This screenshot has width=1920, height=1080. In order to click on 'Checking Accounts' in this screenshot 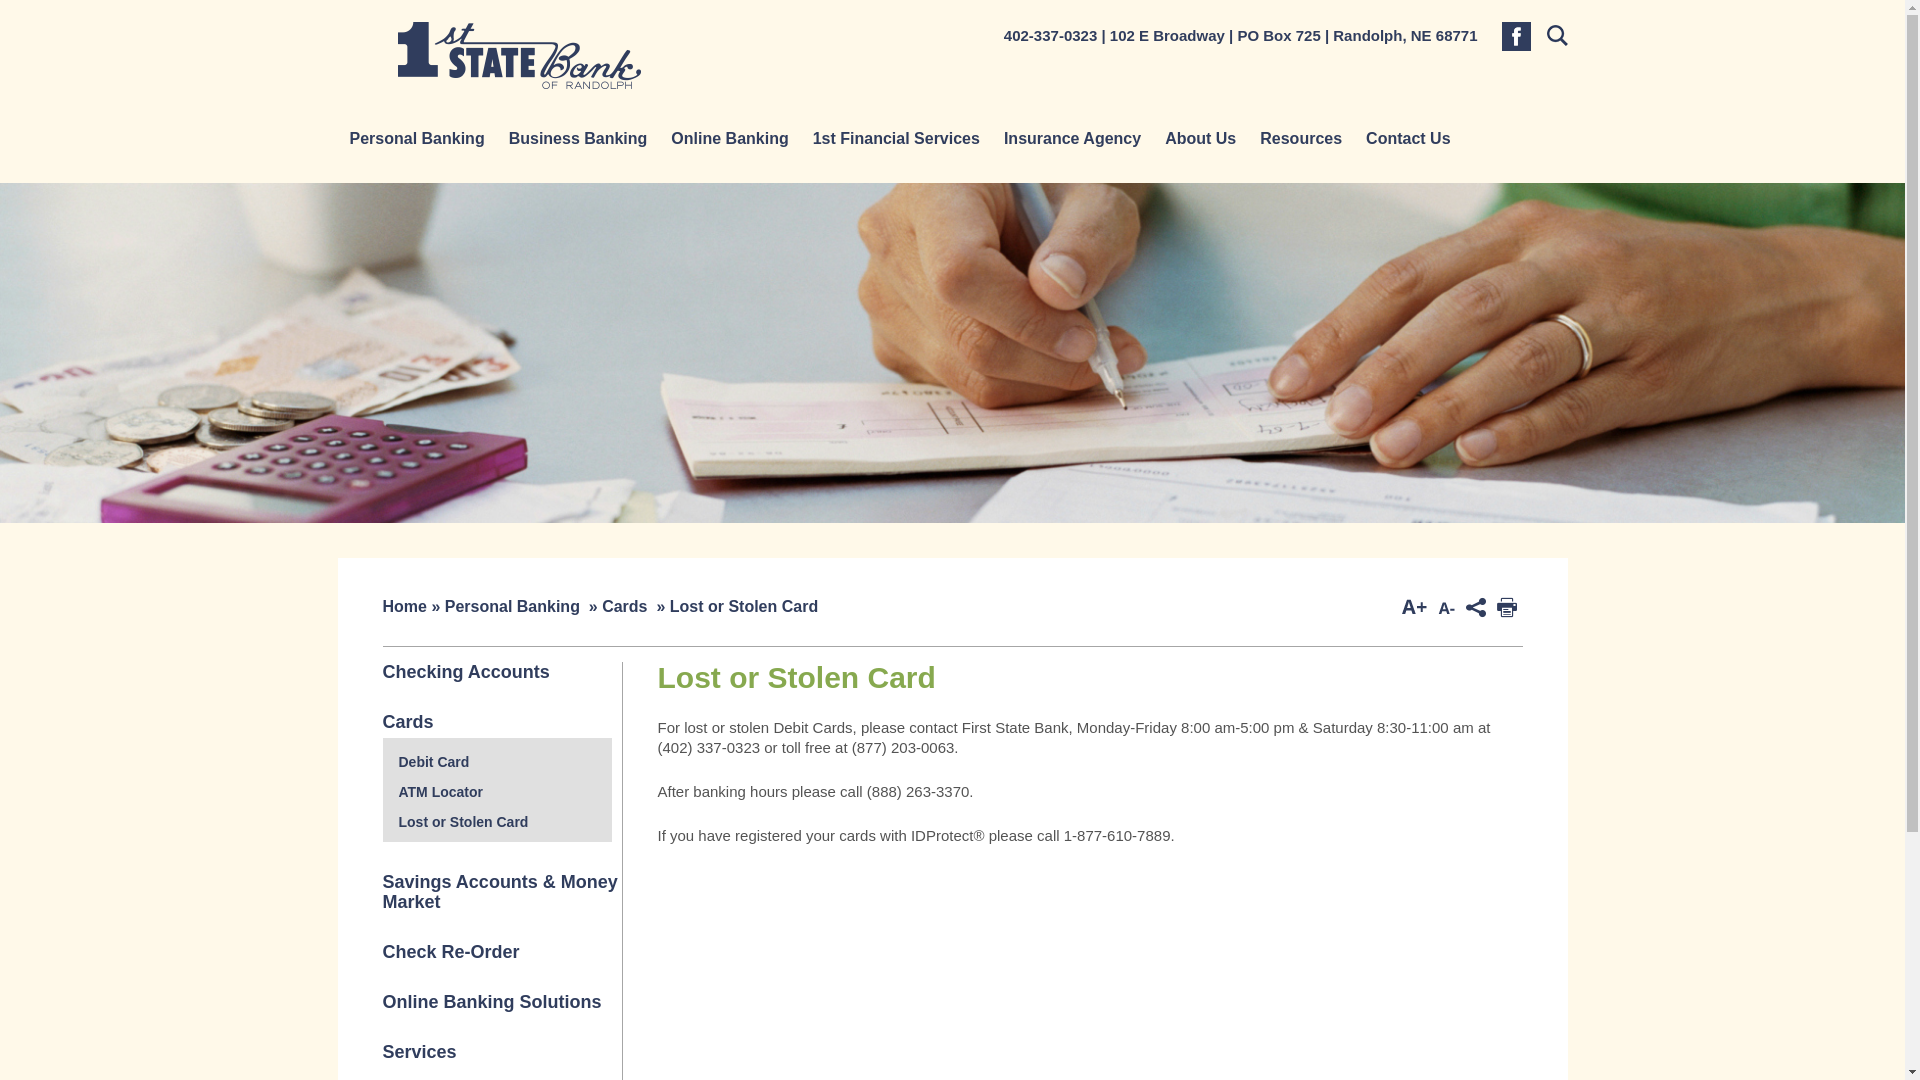, I will do `click(464, 671)`.